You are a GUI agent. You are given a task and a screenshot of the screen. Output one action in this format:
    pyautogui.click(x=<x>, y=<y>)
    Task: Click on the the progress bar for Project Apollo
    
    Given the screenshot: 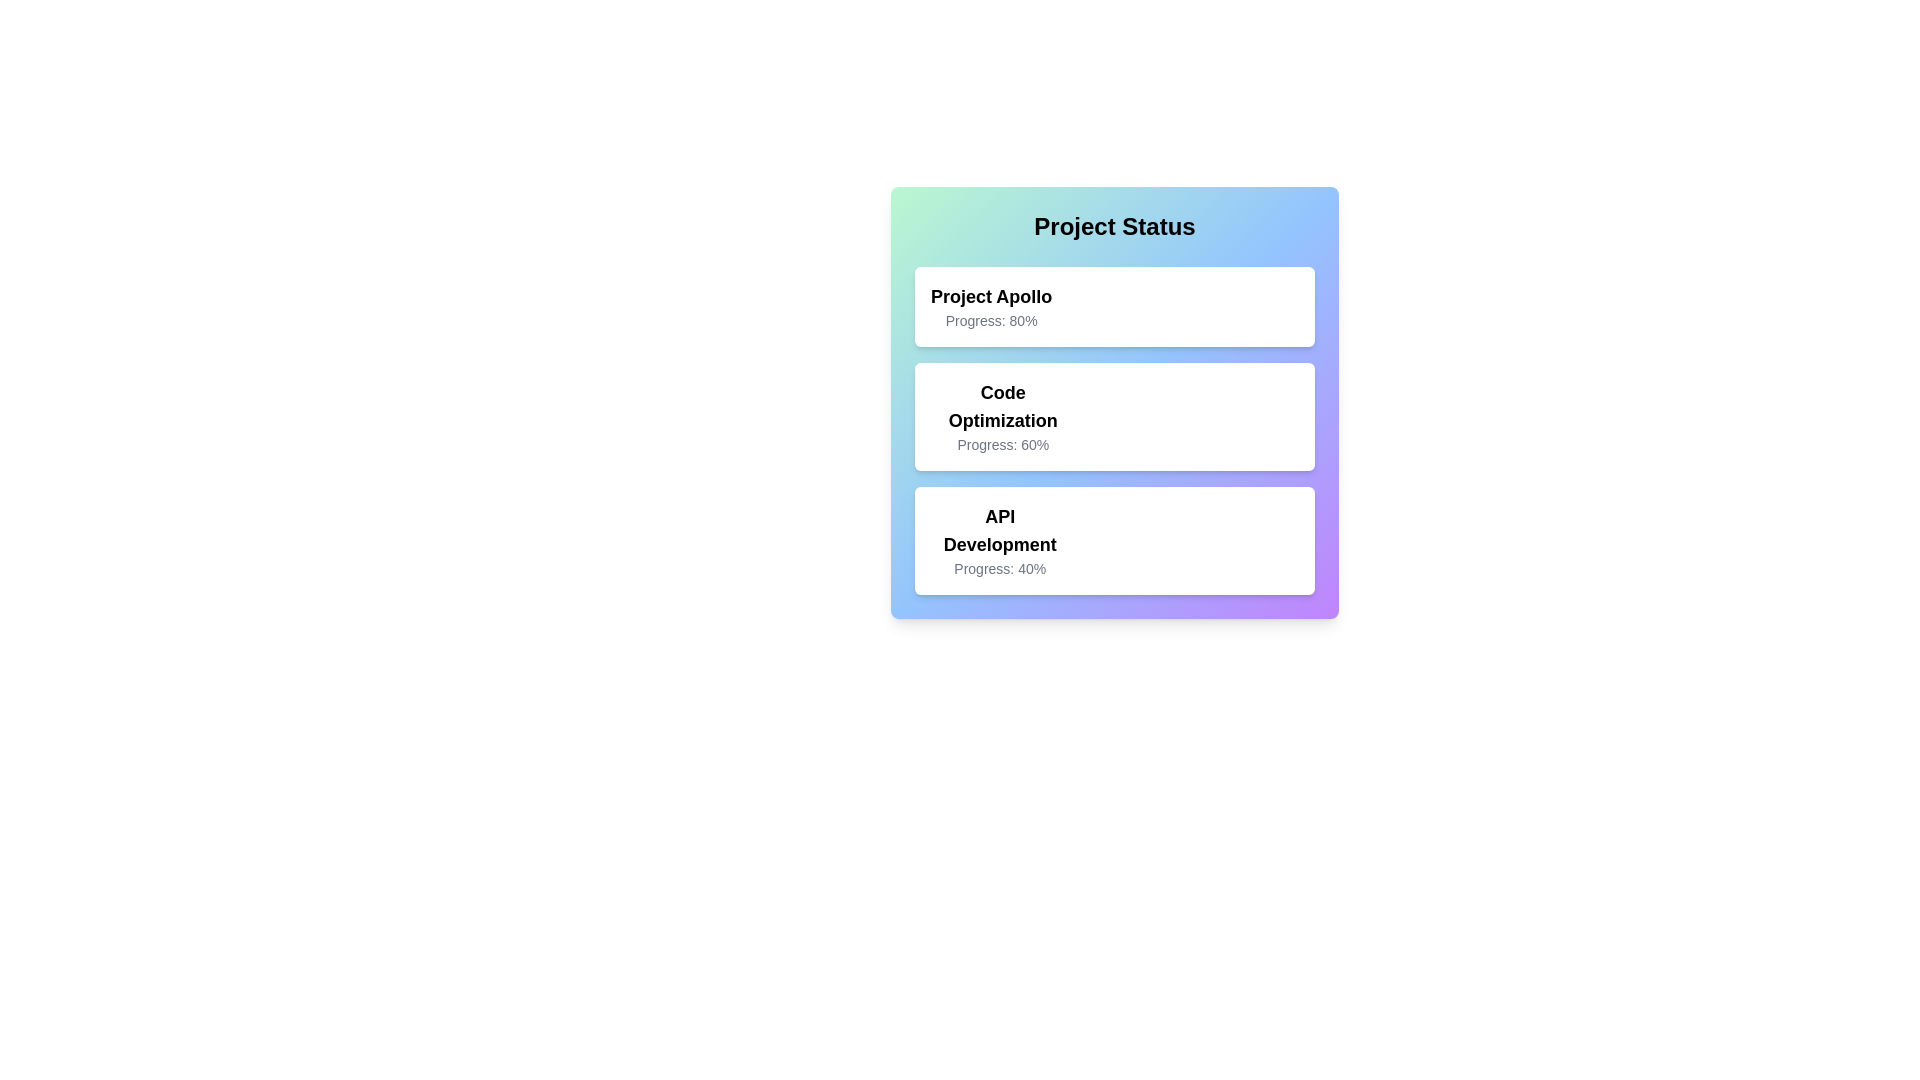 What is the action you would take?
    pyautogui.click(x=1124, y=307)
    